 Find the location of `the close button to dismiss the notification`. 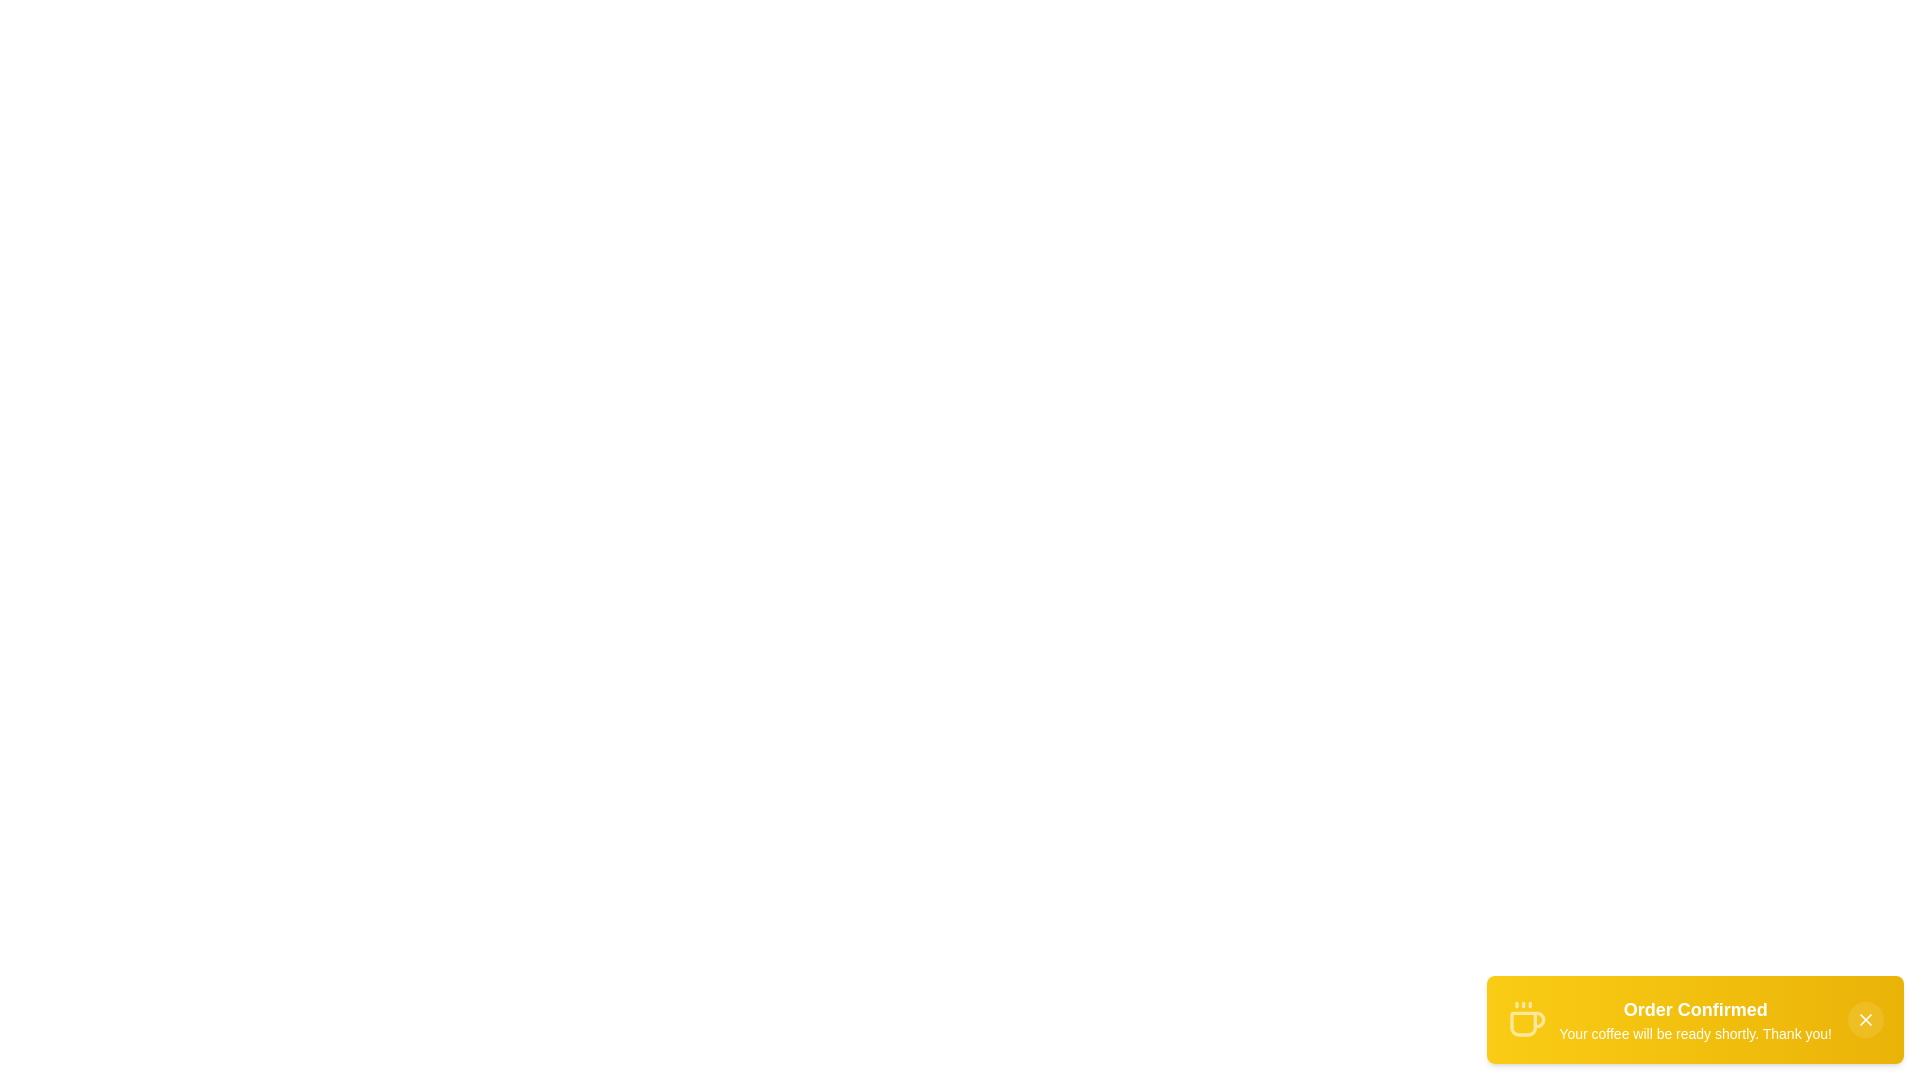

the close button to dismiss the notification is located at coordinates (1865, 1019).